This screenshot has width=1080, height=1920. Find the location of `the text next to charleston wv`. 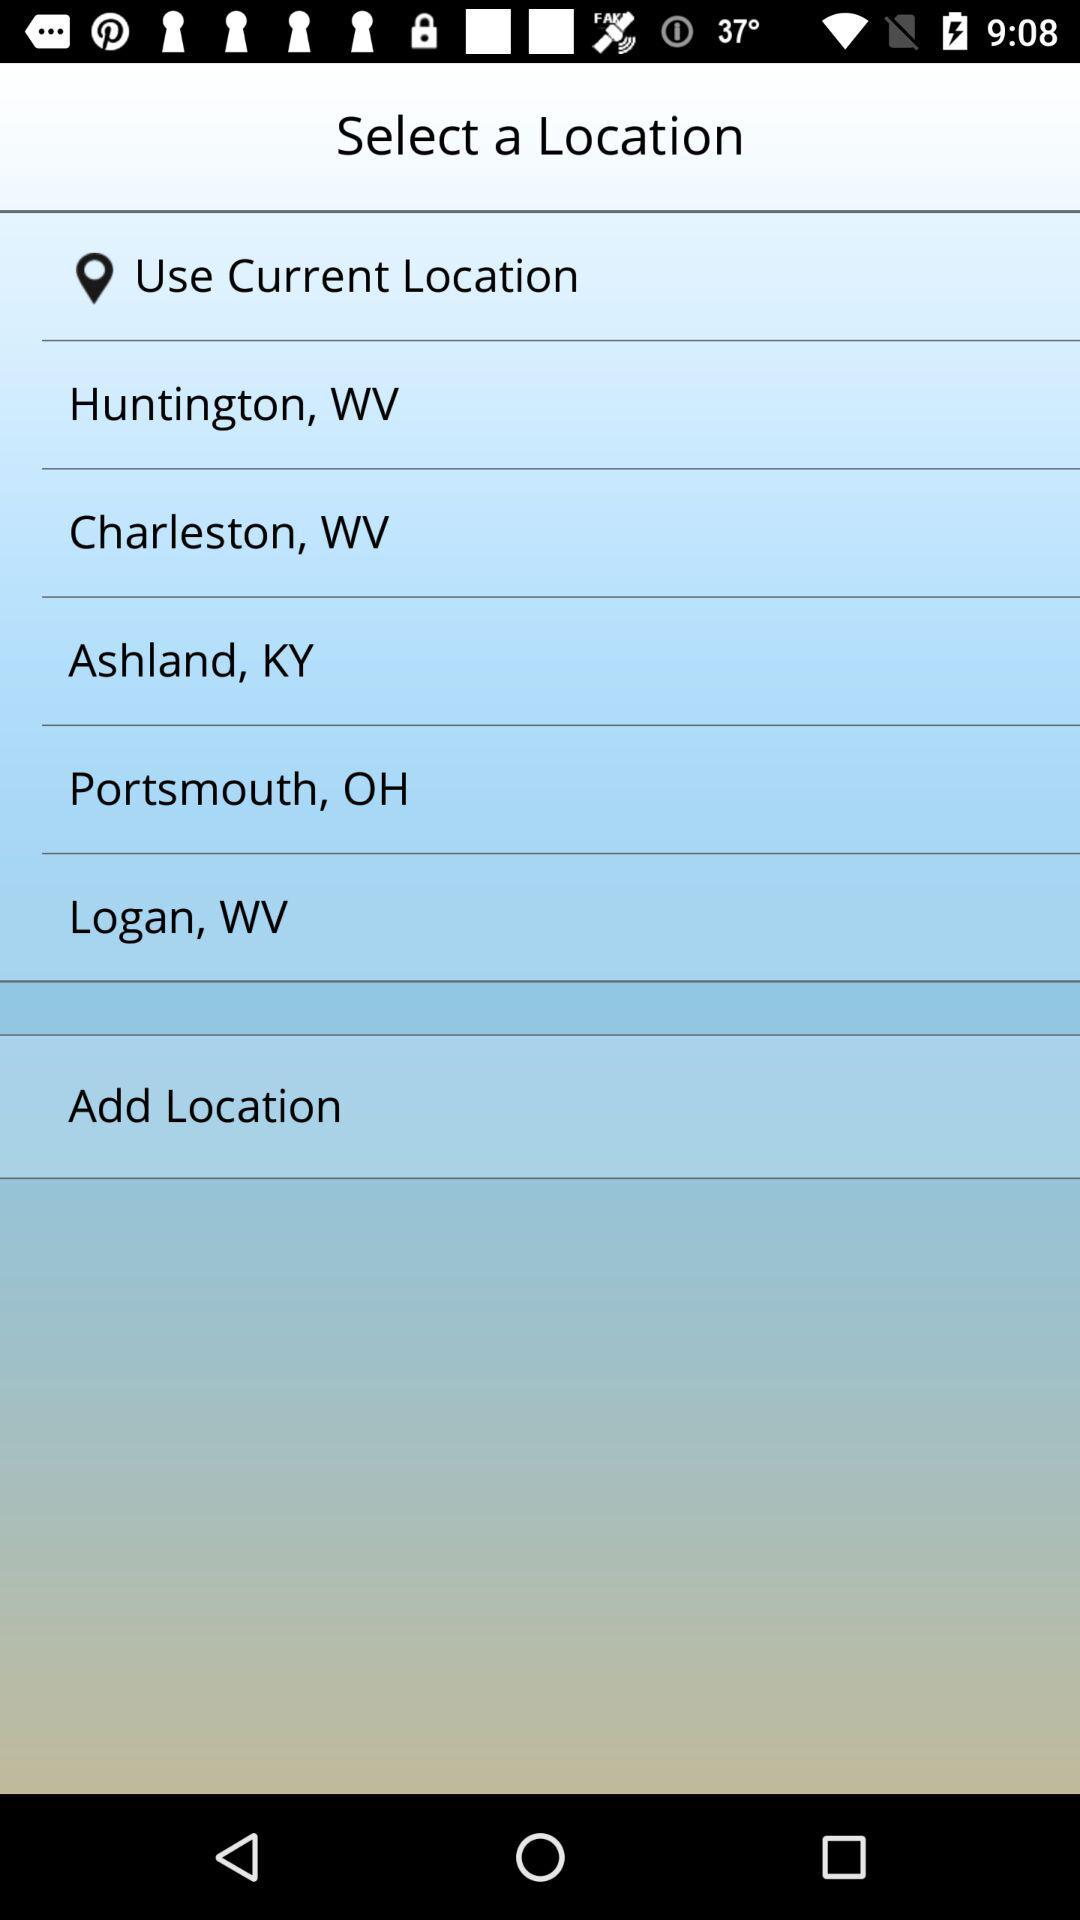

the text next to charleston wv is located at coordinates (514, 661).